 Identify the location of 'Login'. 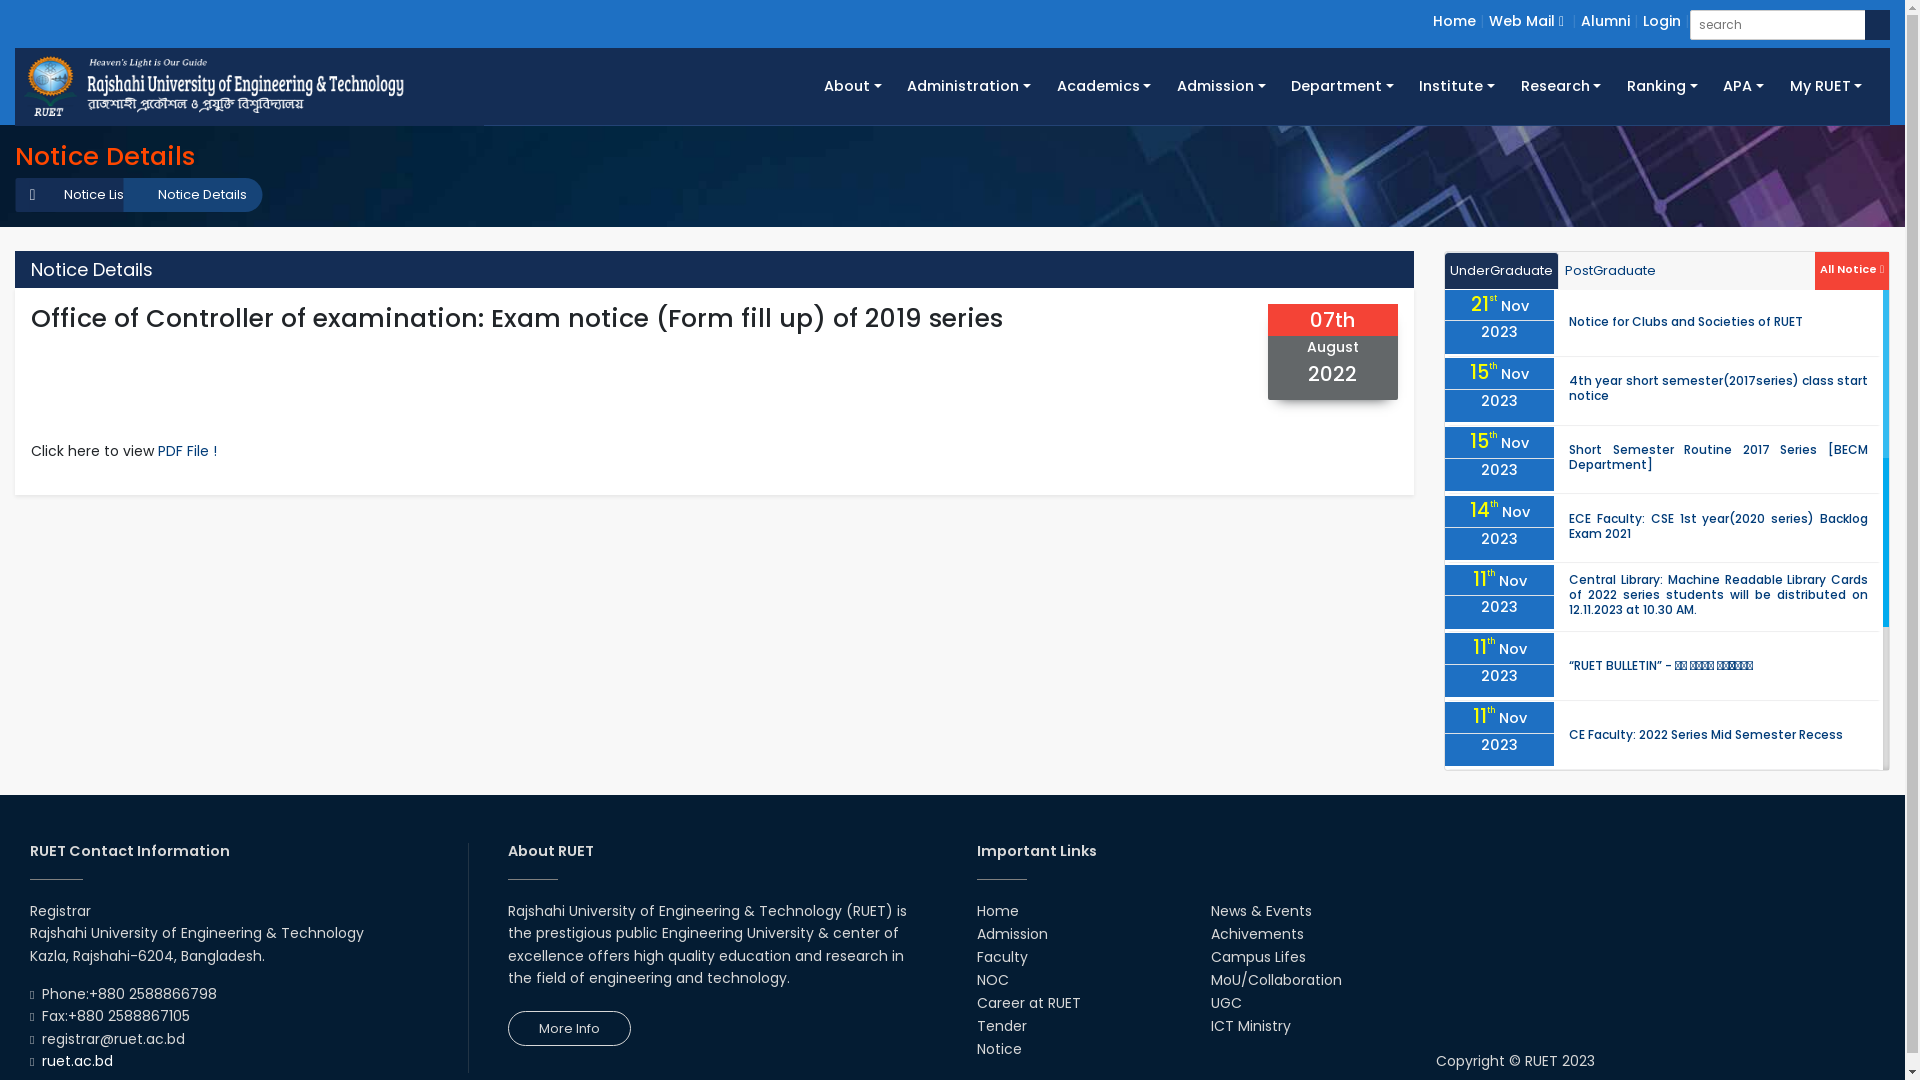
(1661, 20).